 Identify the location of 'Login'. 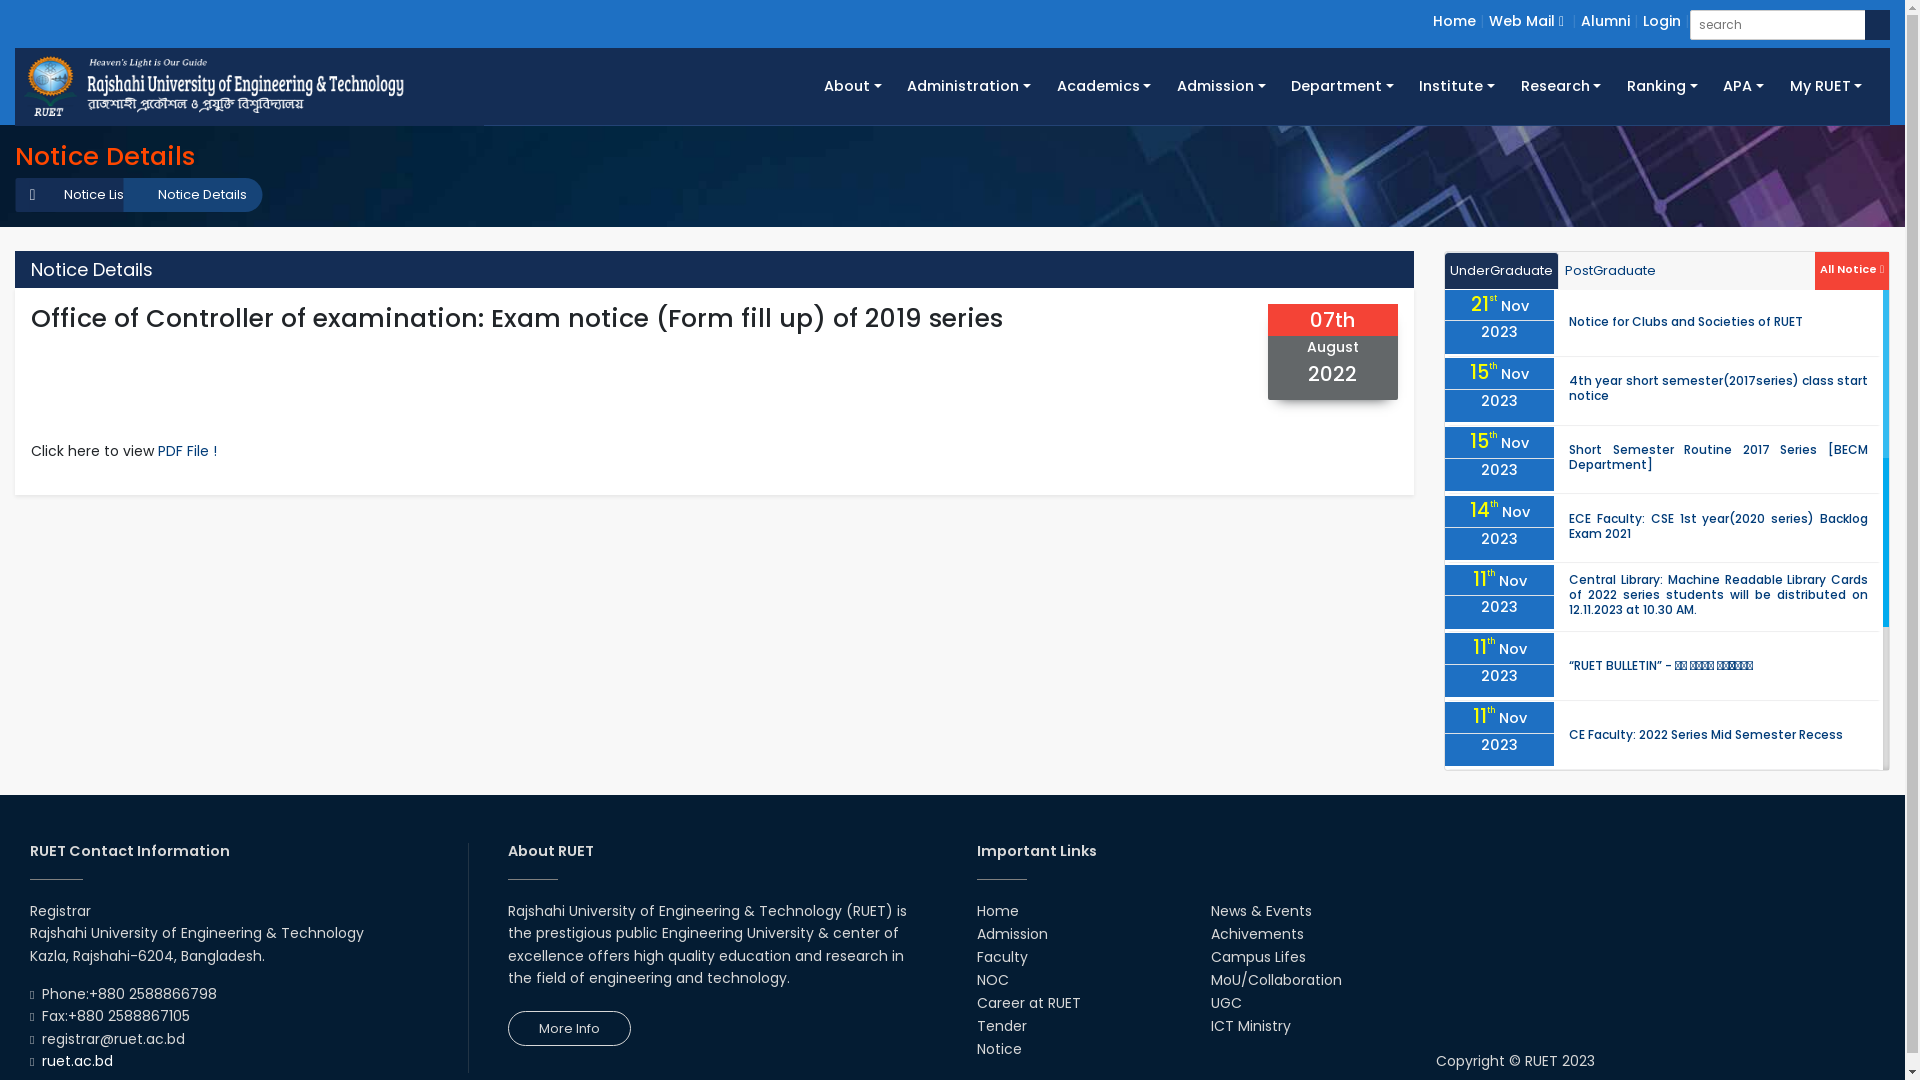
(1661, 20).